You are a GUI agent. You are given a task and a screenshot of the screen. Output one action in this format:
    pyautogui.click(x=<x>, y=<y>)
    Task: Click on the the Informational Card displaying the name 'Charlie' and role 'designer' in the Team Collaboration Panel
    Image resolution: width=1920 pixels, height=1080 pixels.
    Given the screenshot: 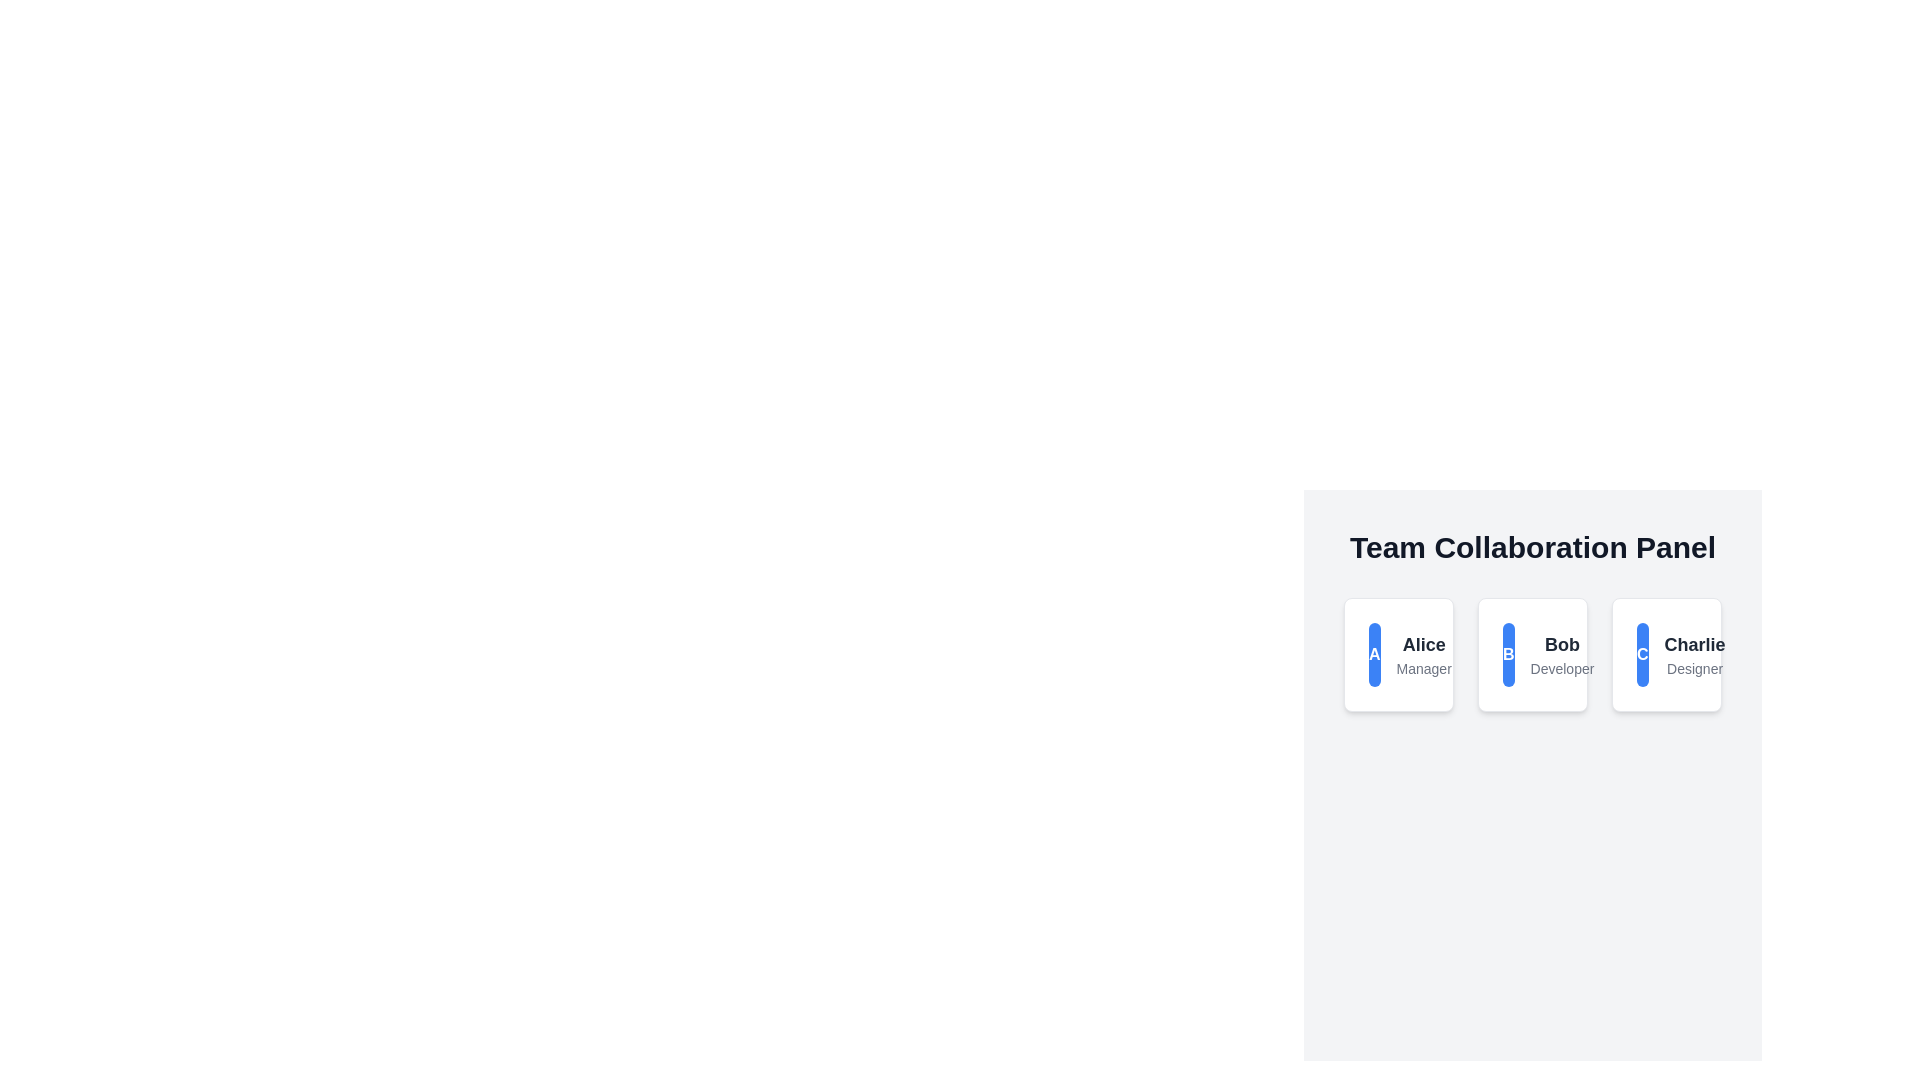 What is the action you would take?
    pyautogui.click(x=1666, y=655)
    